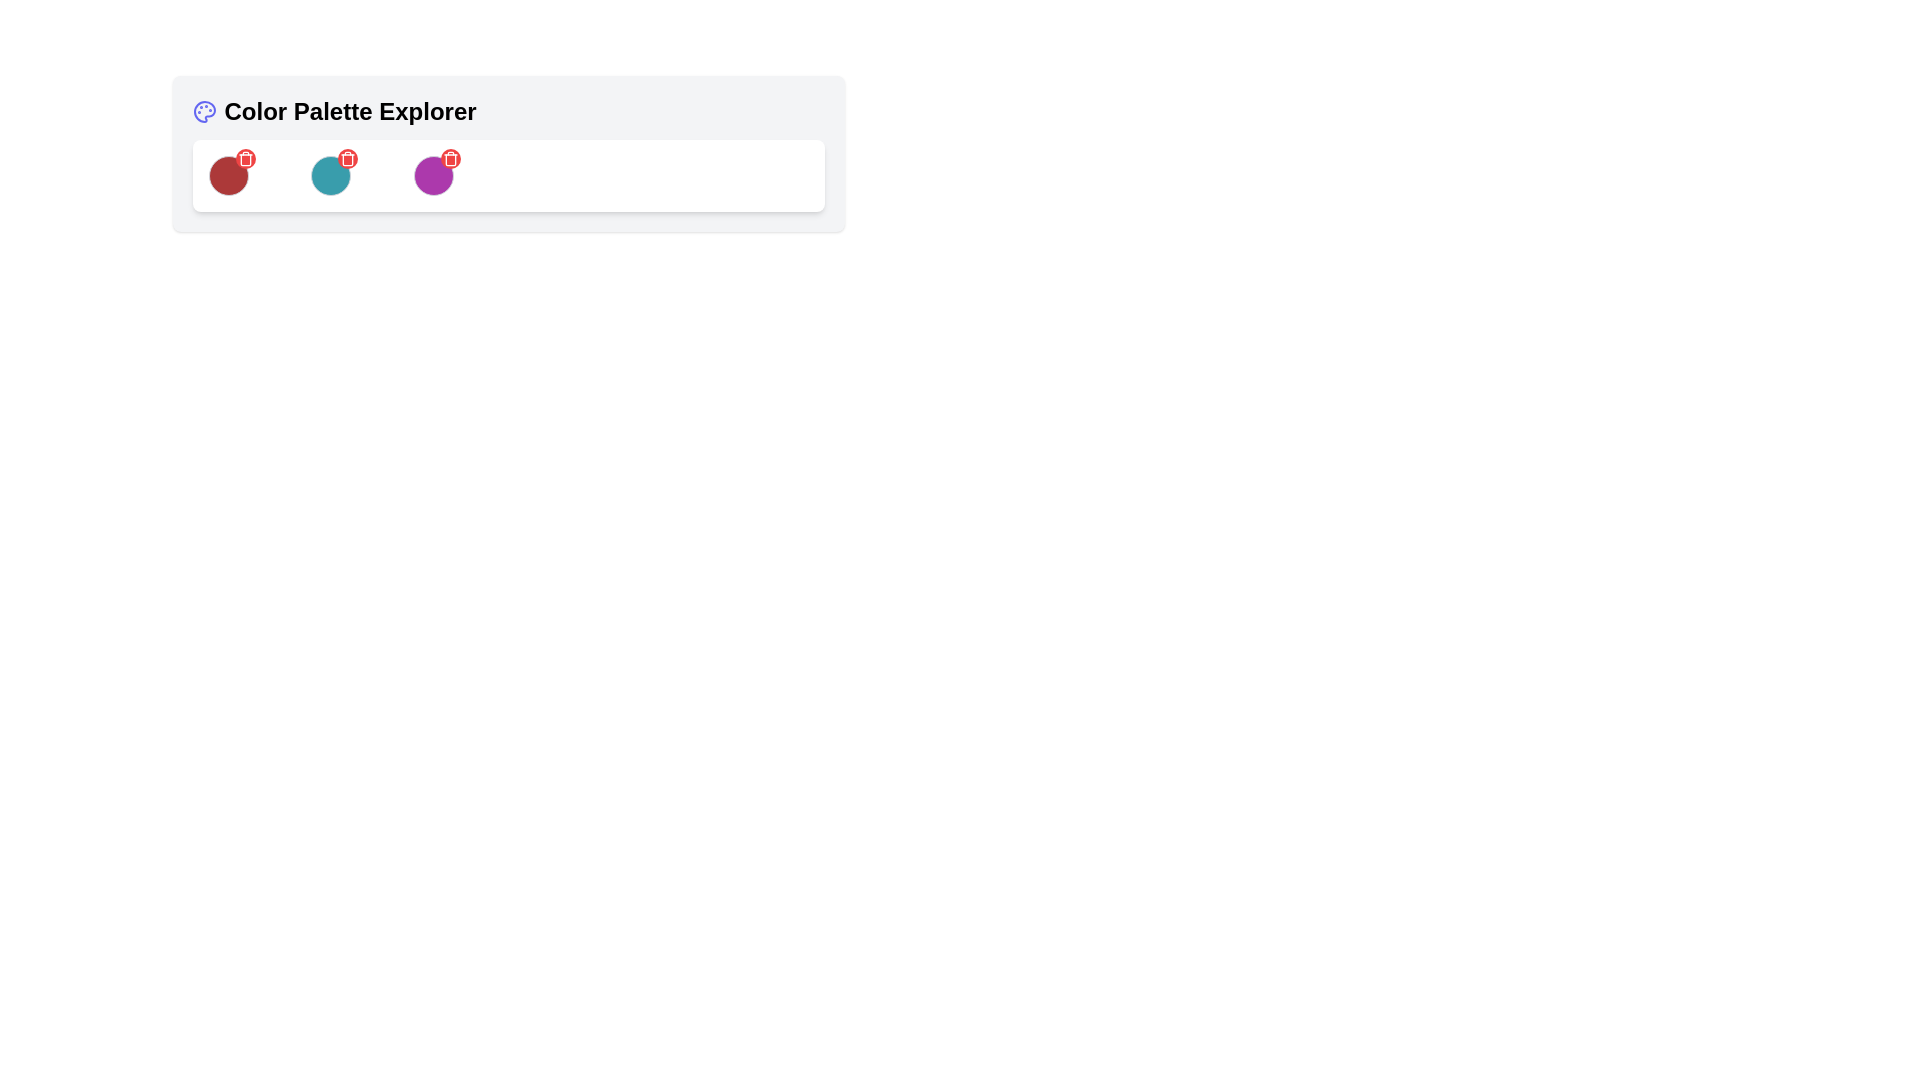 The height and width of the screenshot is (1080, 1920). Describe the element at coordinates (228, 175) in the screenshot. I see `the first circular button in the grid layout` at that location.